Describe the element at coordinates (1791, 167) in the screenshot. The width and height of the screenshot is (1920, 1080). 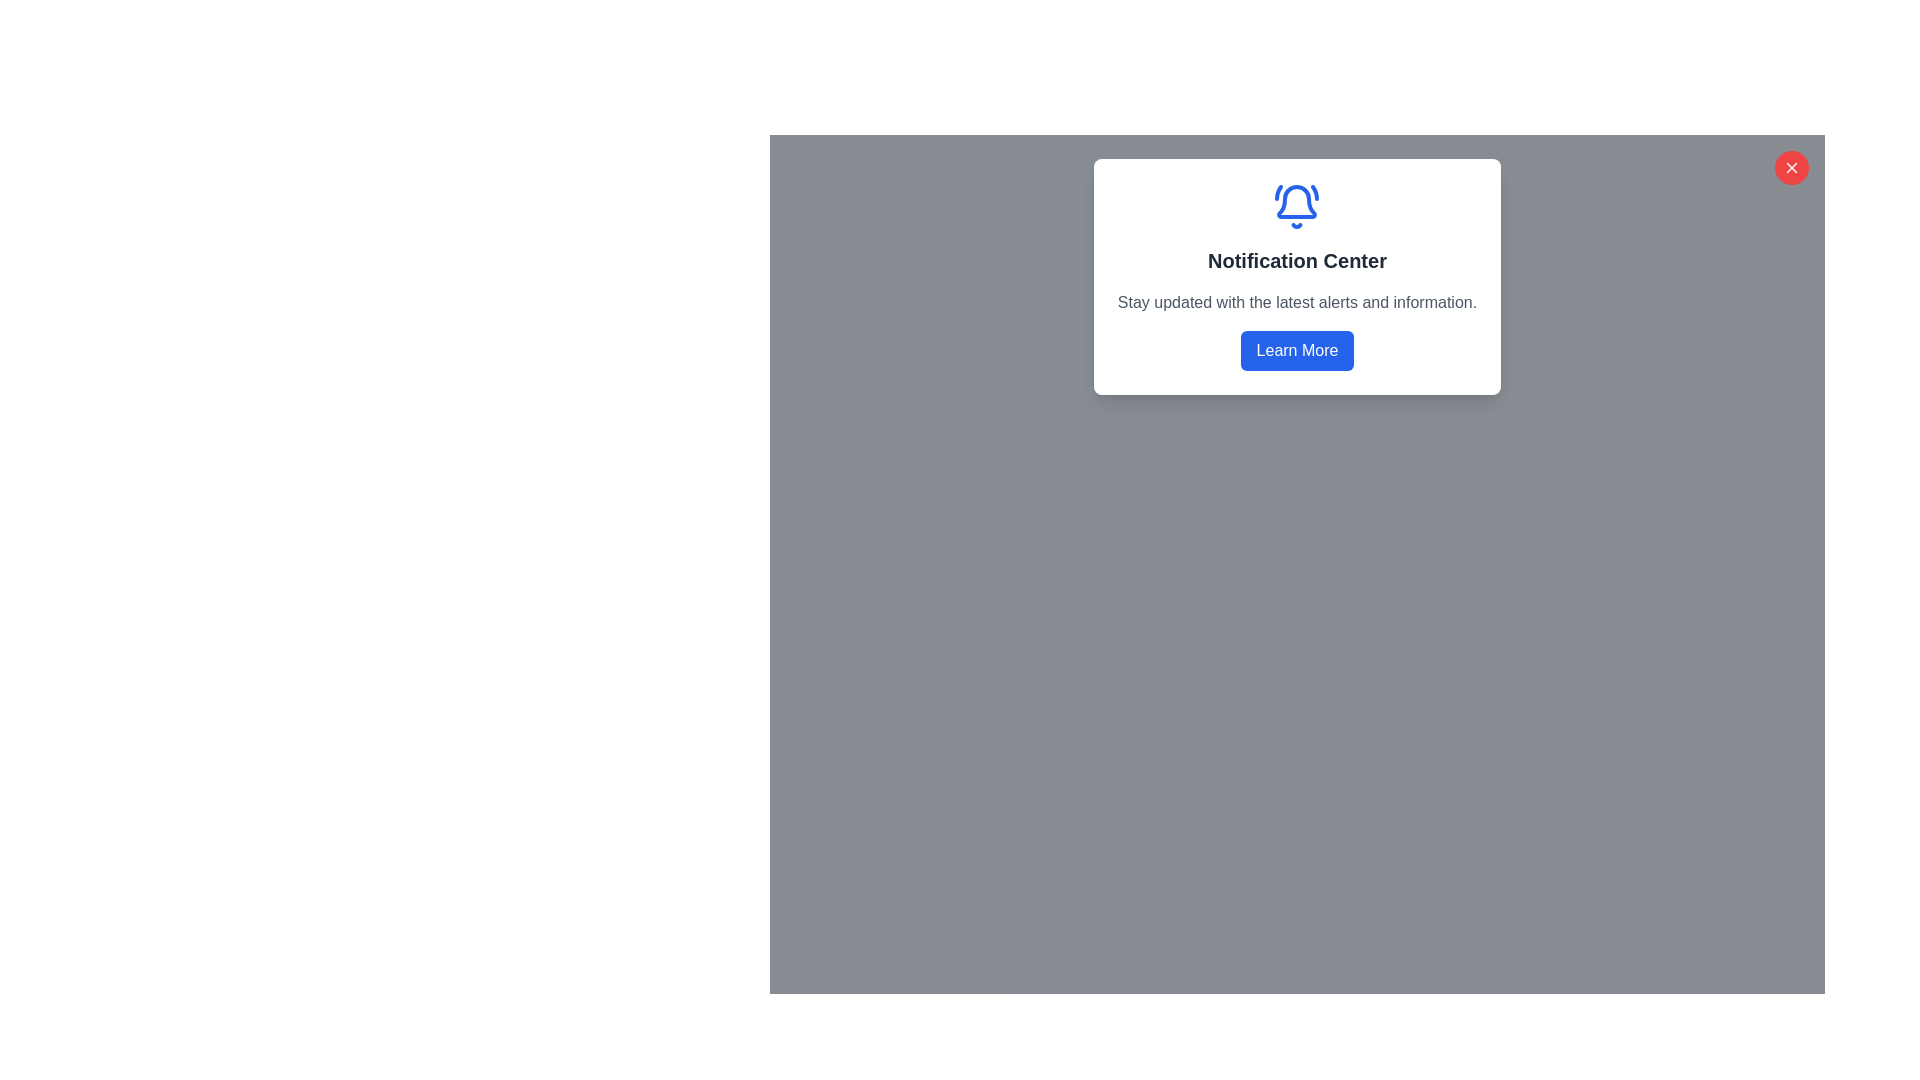
I see `the close button located in the top-right corner of the semi-transparent gray overlay that dismisses the notification center` at that location.